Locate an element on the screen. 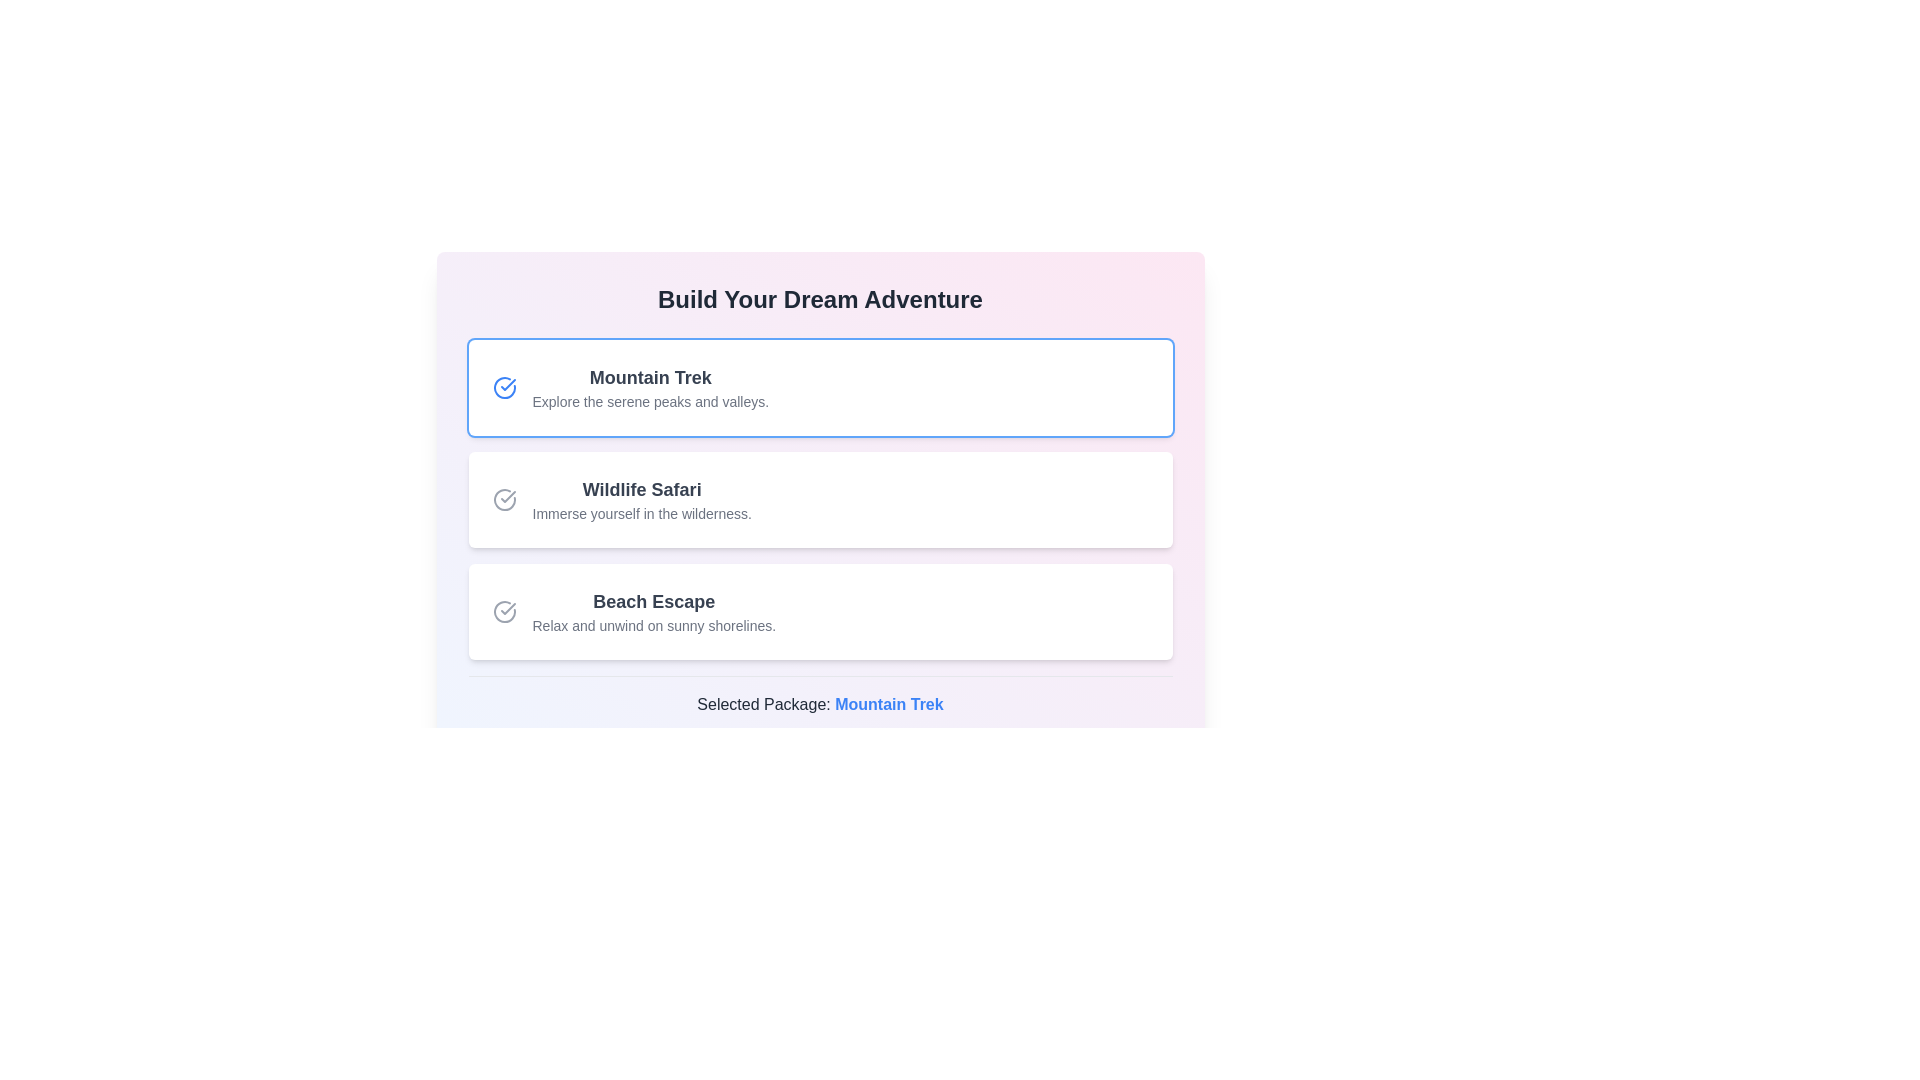 The height and width of the screenshot is (1080, 1920). text displayed in the Text Display element that shows information about the selected package, specifically the highlighted package name 'Mountain Trek' is located at coordinates (820, 704).